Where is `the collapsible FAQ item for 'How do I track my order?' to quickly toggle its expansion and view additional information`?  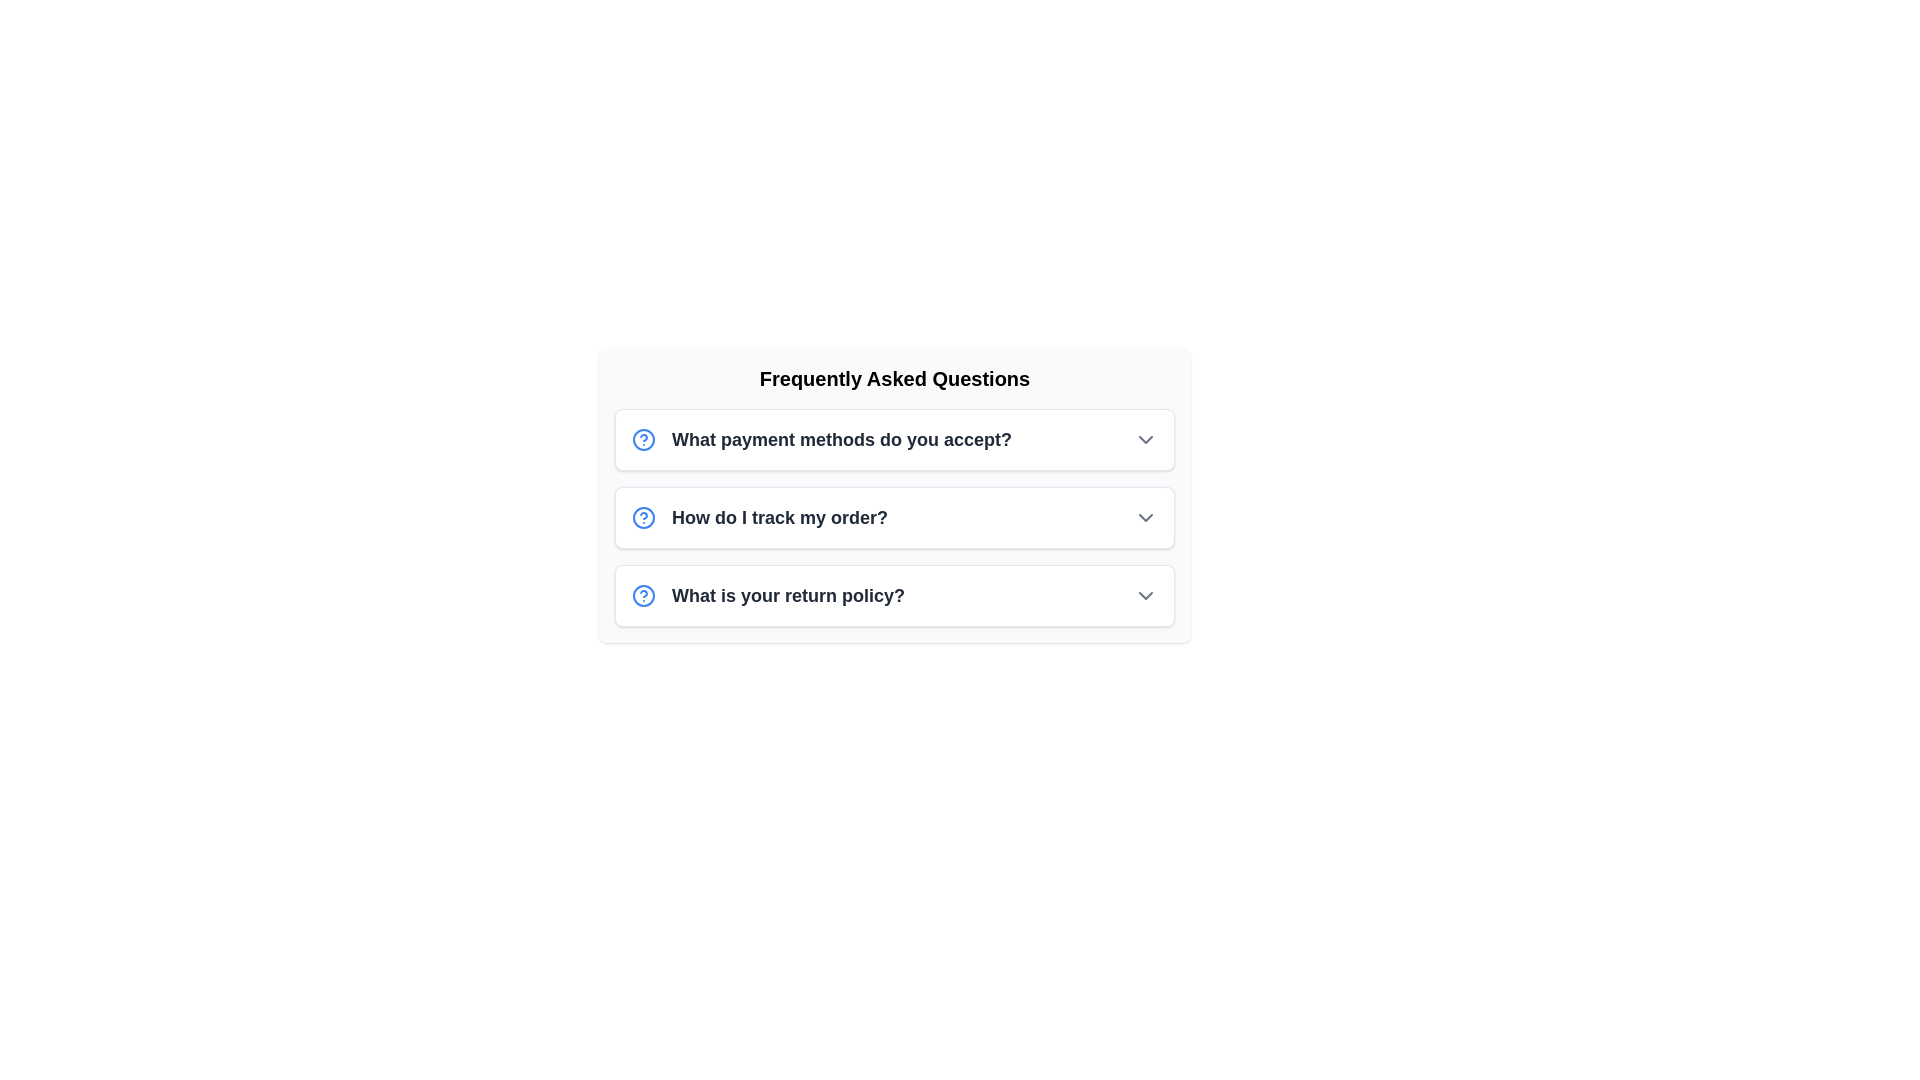 the collapsible FAQ item for 'How do I track my order?' to quickly toggle its expansion and view additional information is located at coordinates (893, 516).